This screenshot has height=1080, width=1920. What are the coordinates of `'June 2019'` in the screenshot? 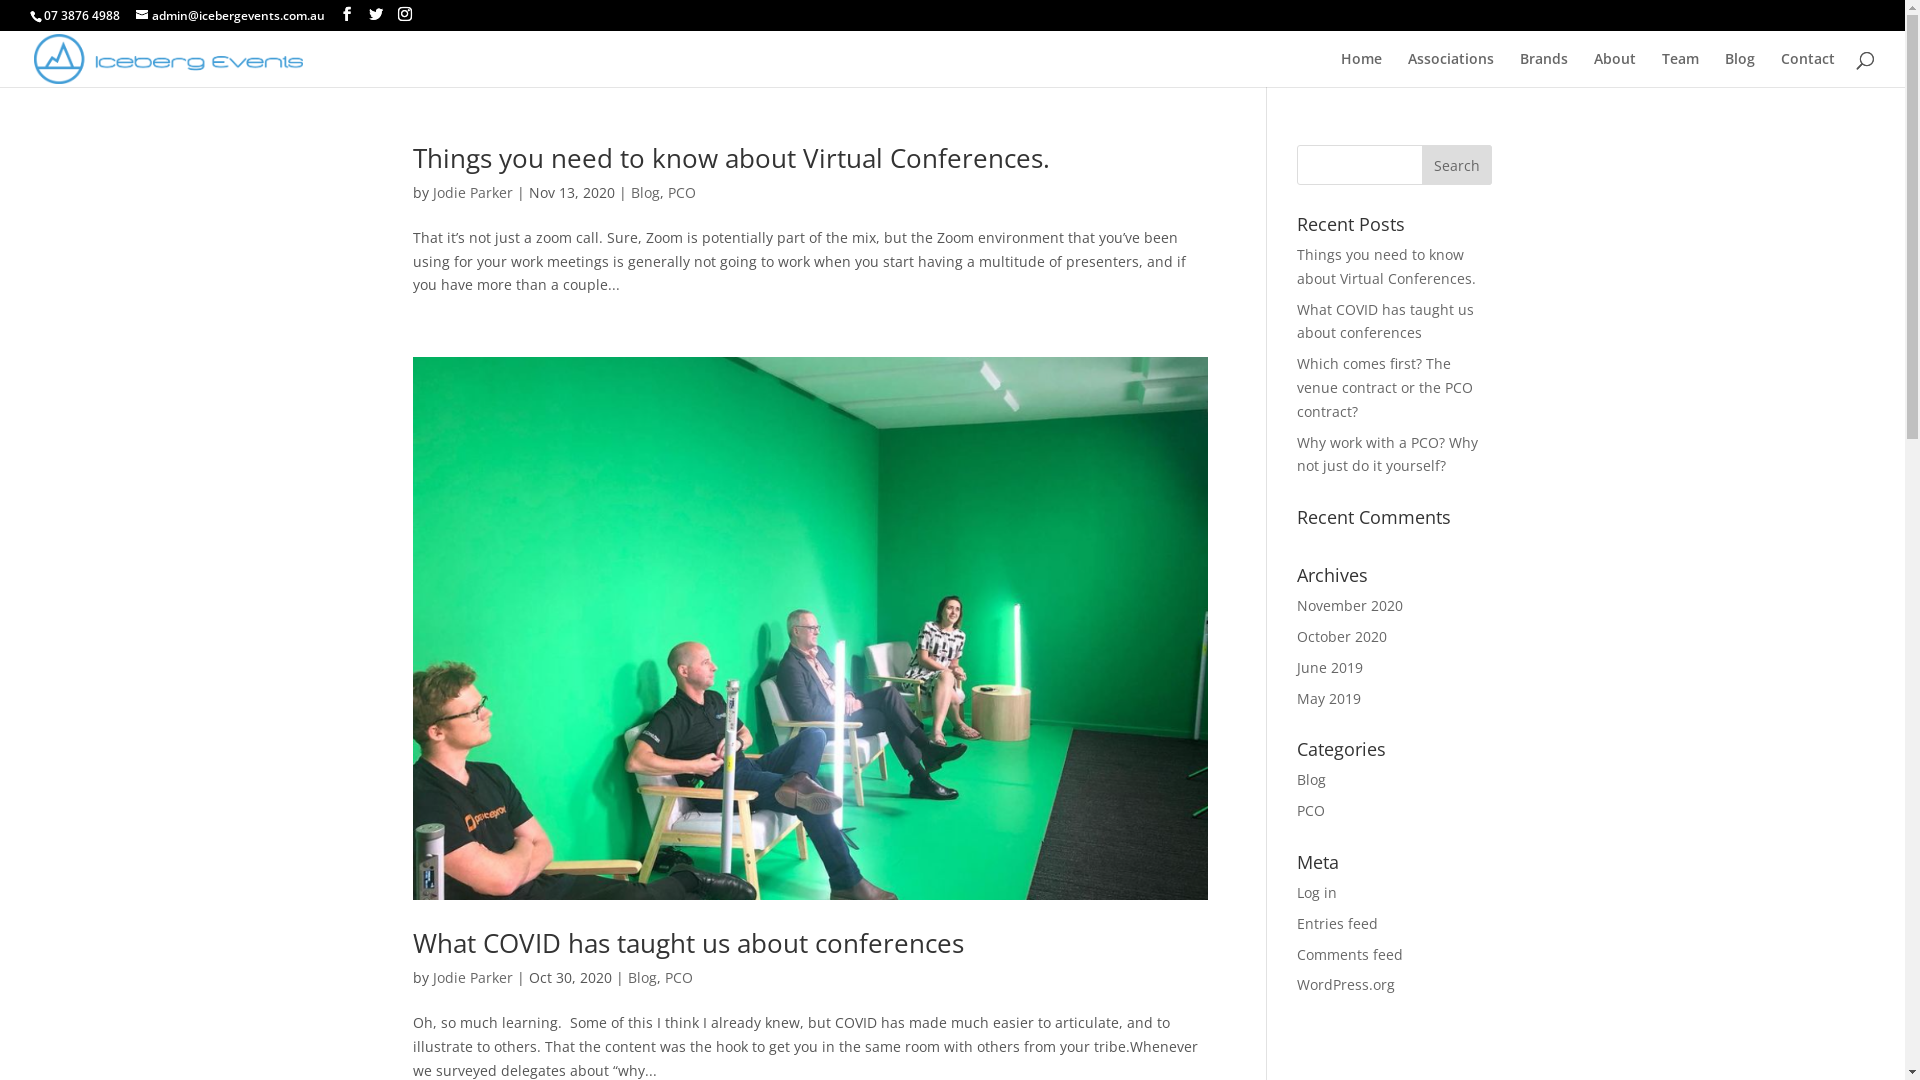 It's located at (1329, 667).